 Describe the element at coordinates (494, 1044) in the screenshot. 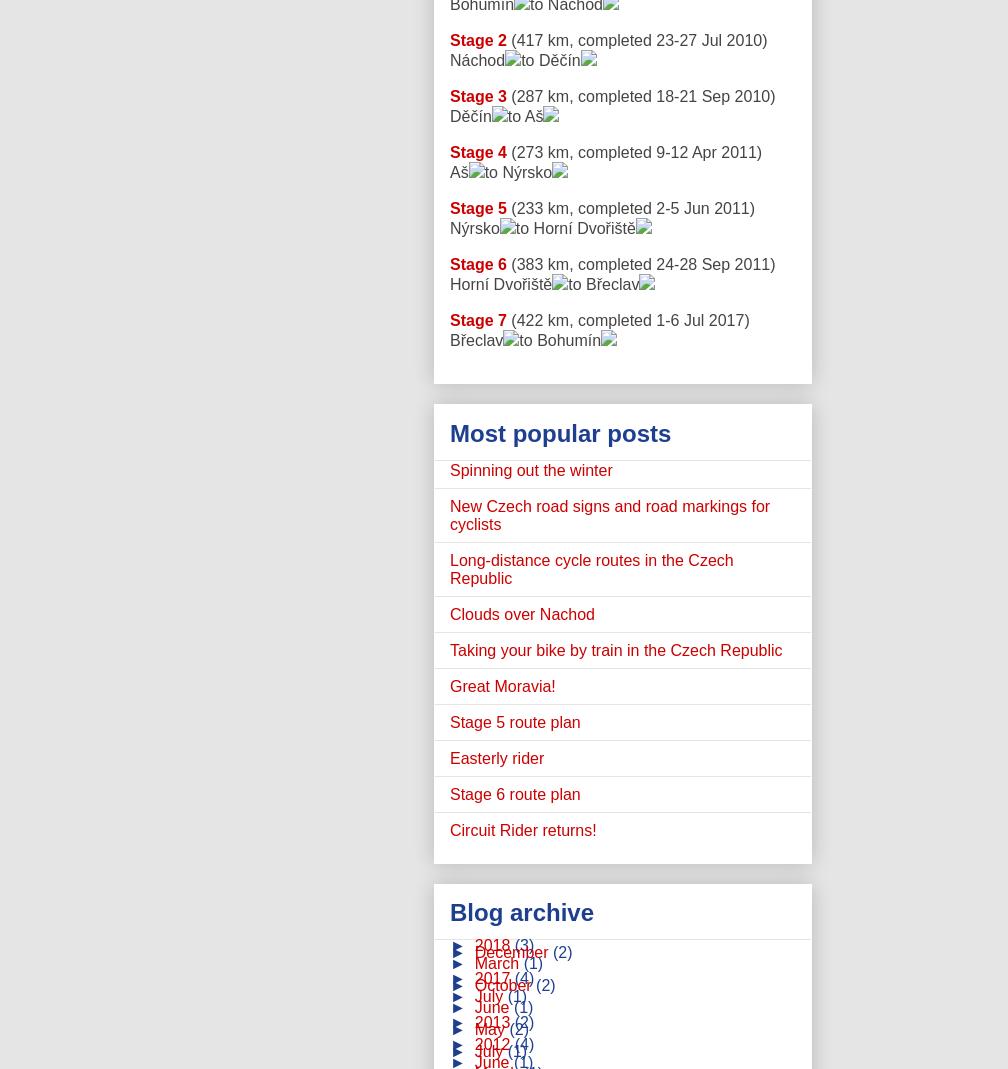

I see `'2012'` at that location.